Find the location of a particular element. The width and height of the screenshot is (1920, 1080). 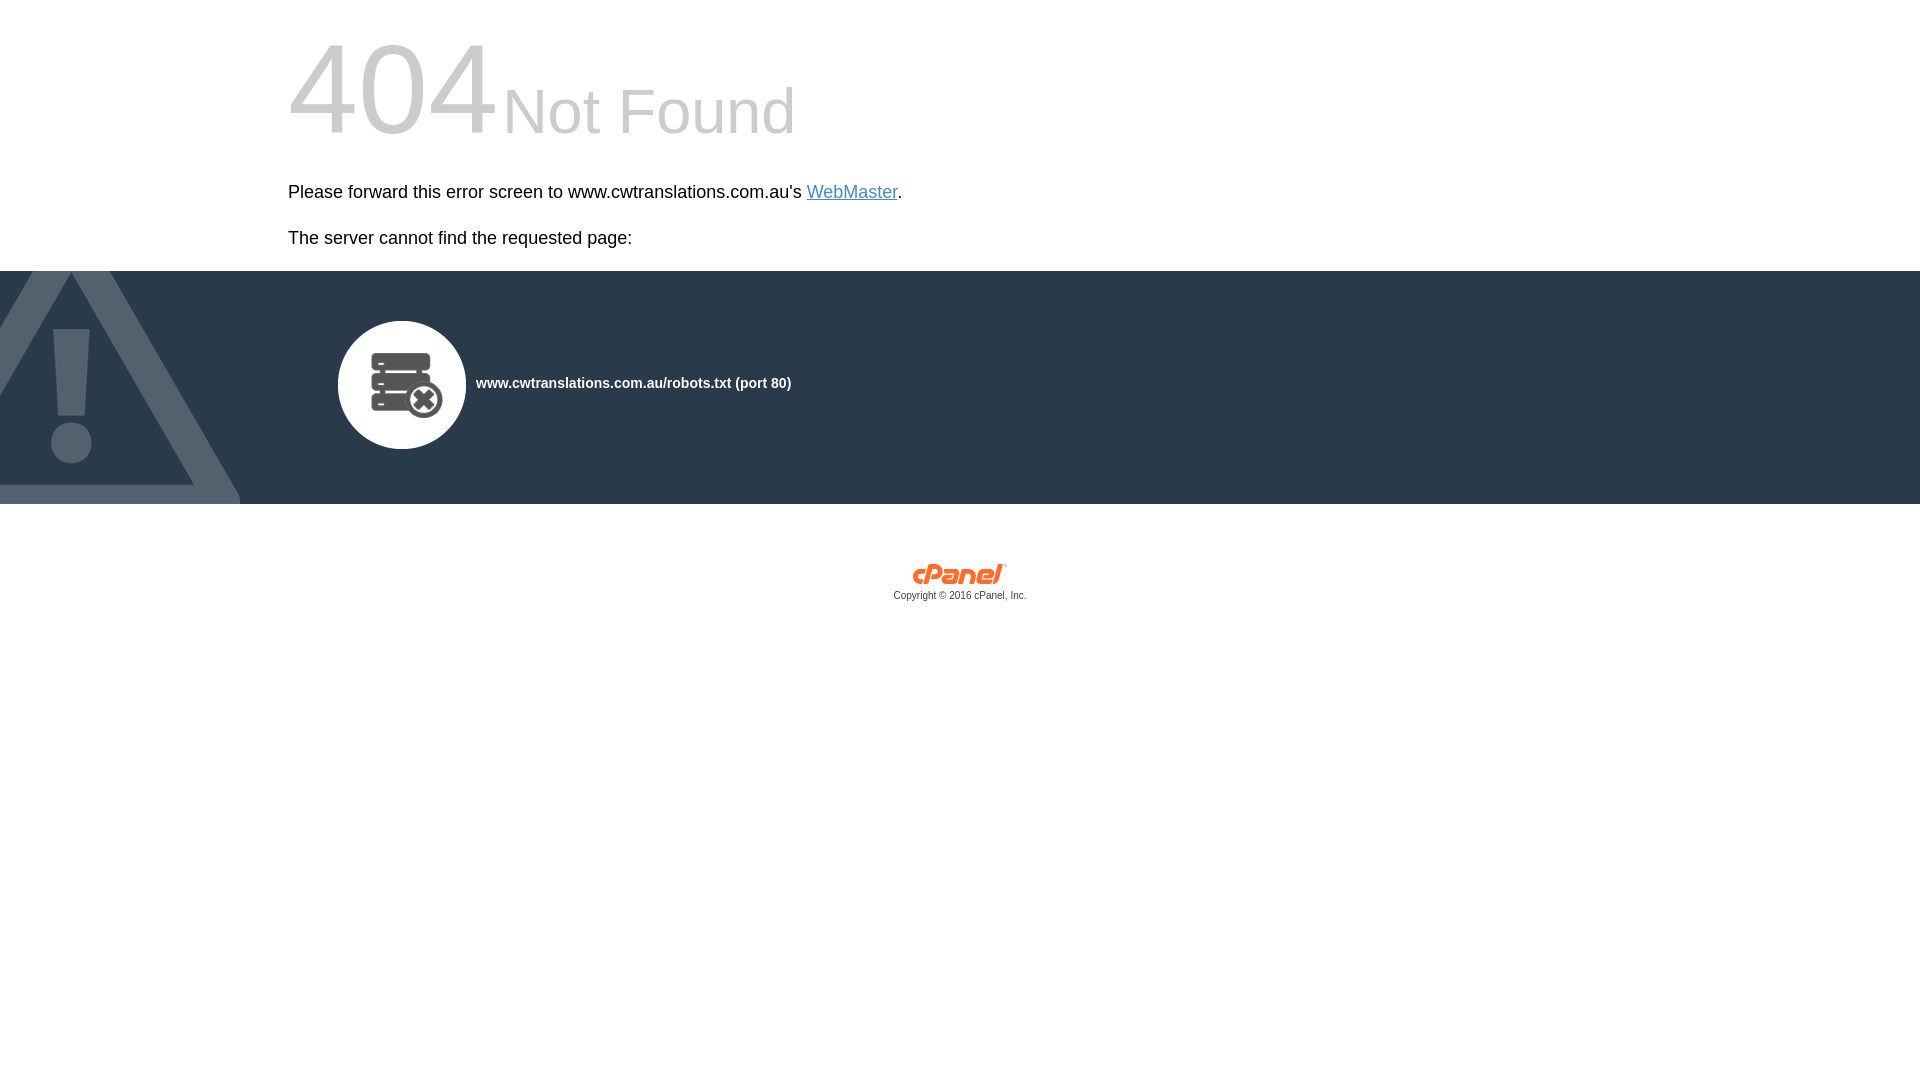

'WebMaster' is located at coordinates (806, 192).